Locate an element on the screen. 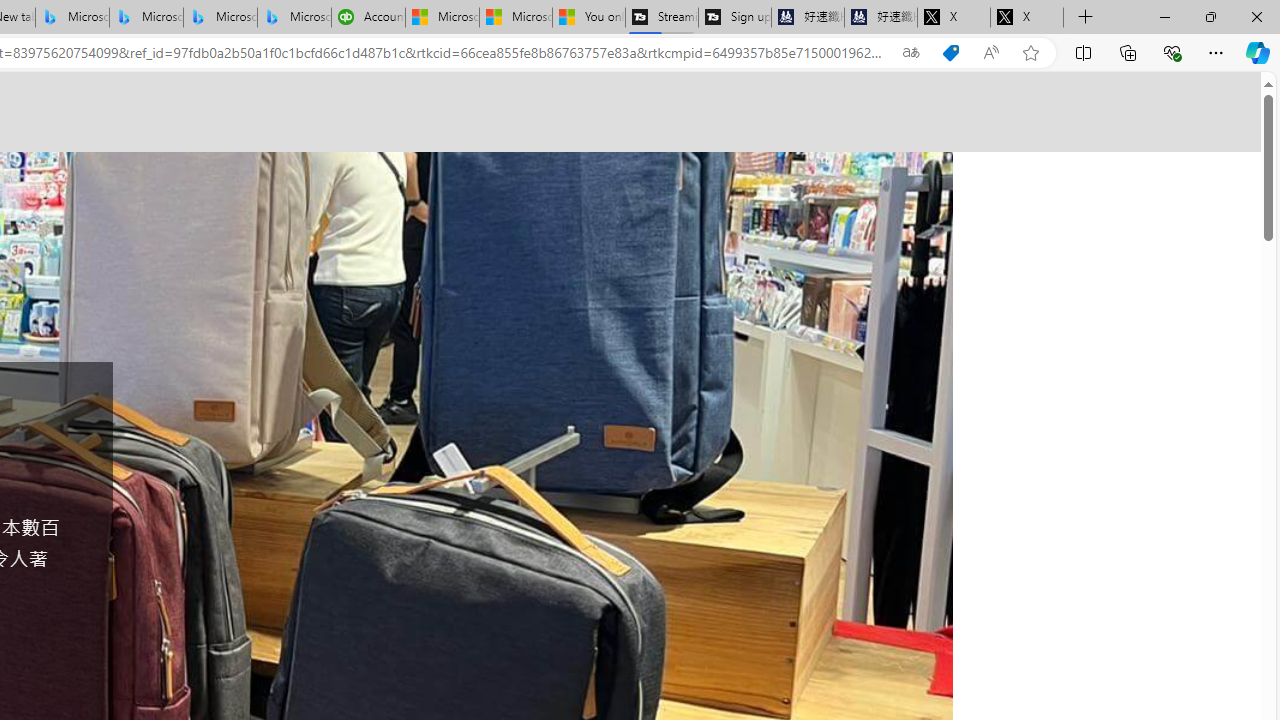 This screenshot has height=720, width=1280. 'Read aloud this page (Ctrl+Shift+U)' is located at coordinates (991, 52).